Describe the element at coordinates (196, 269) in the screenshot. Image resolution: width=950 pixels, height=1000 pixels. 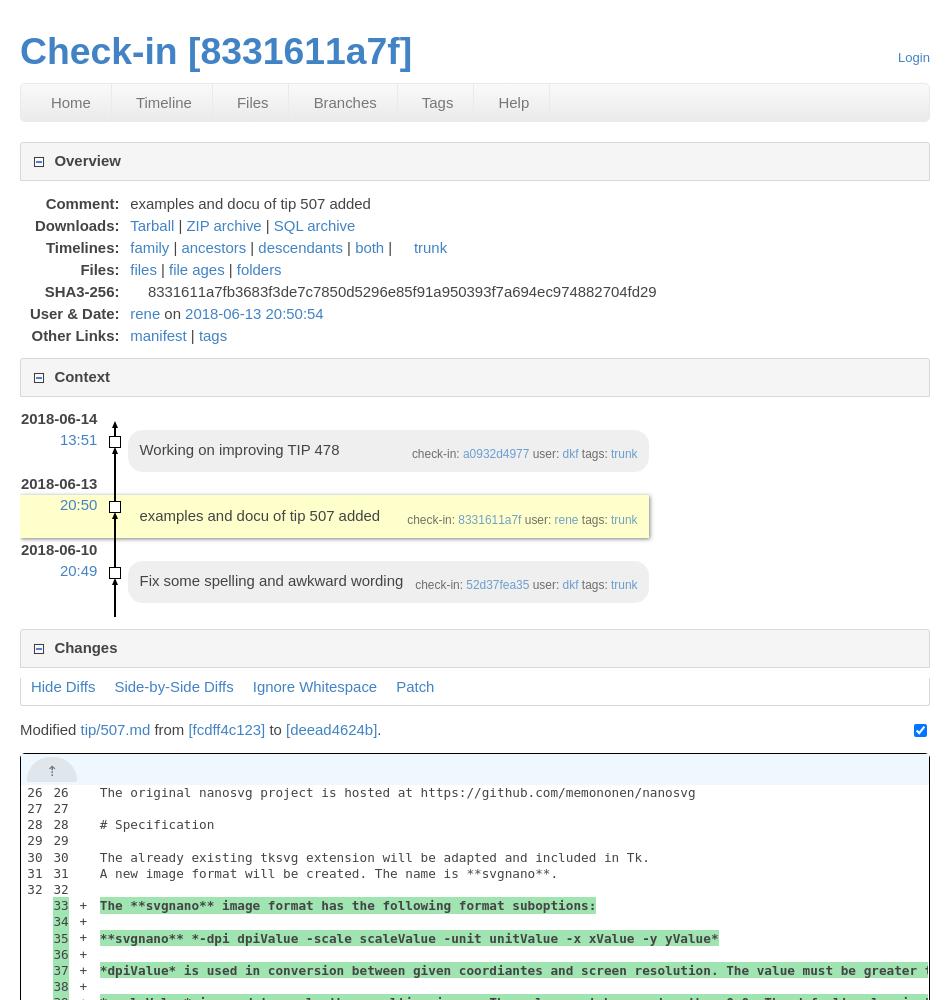
I see `'file ages'` at that location.